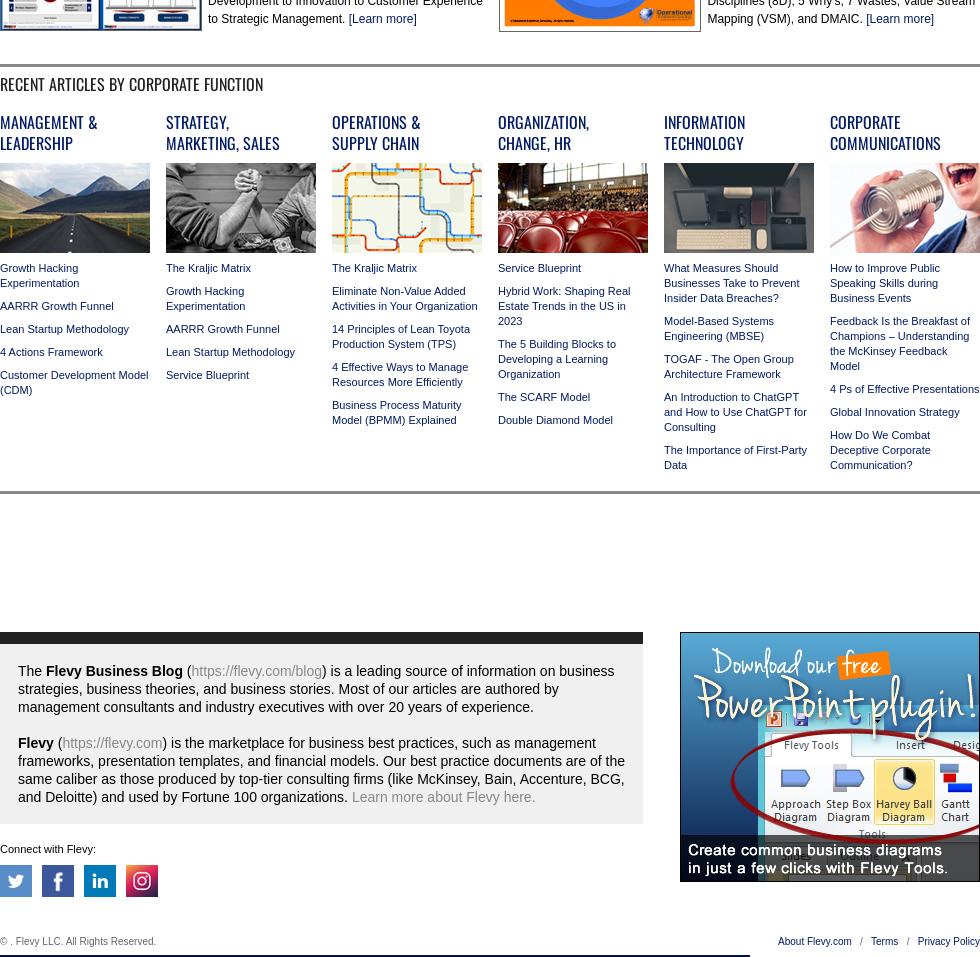 Image resolution: width=980 pixels, height=957 pixels. I want to click on 'Terms', so click(884, 941).